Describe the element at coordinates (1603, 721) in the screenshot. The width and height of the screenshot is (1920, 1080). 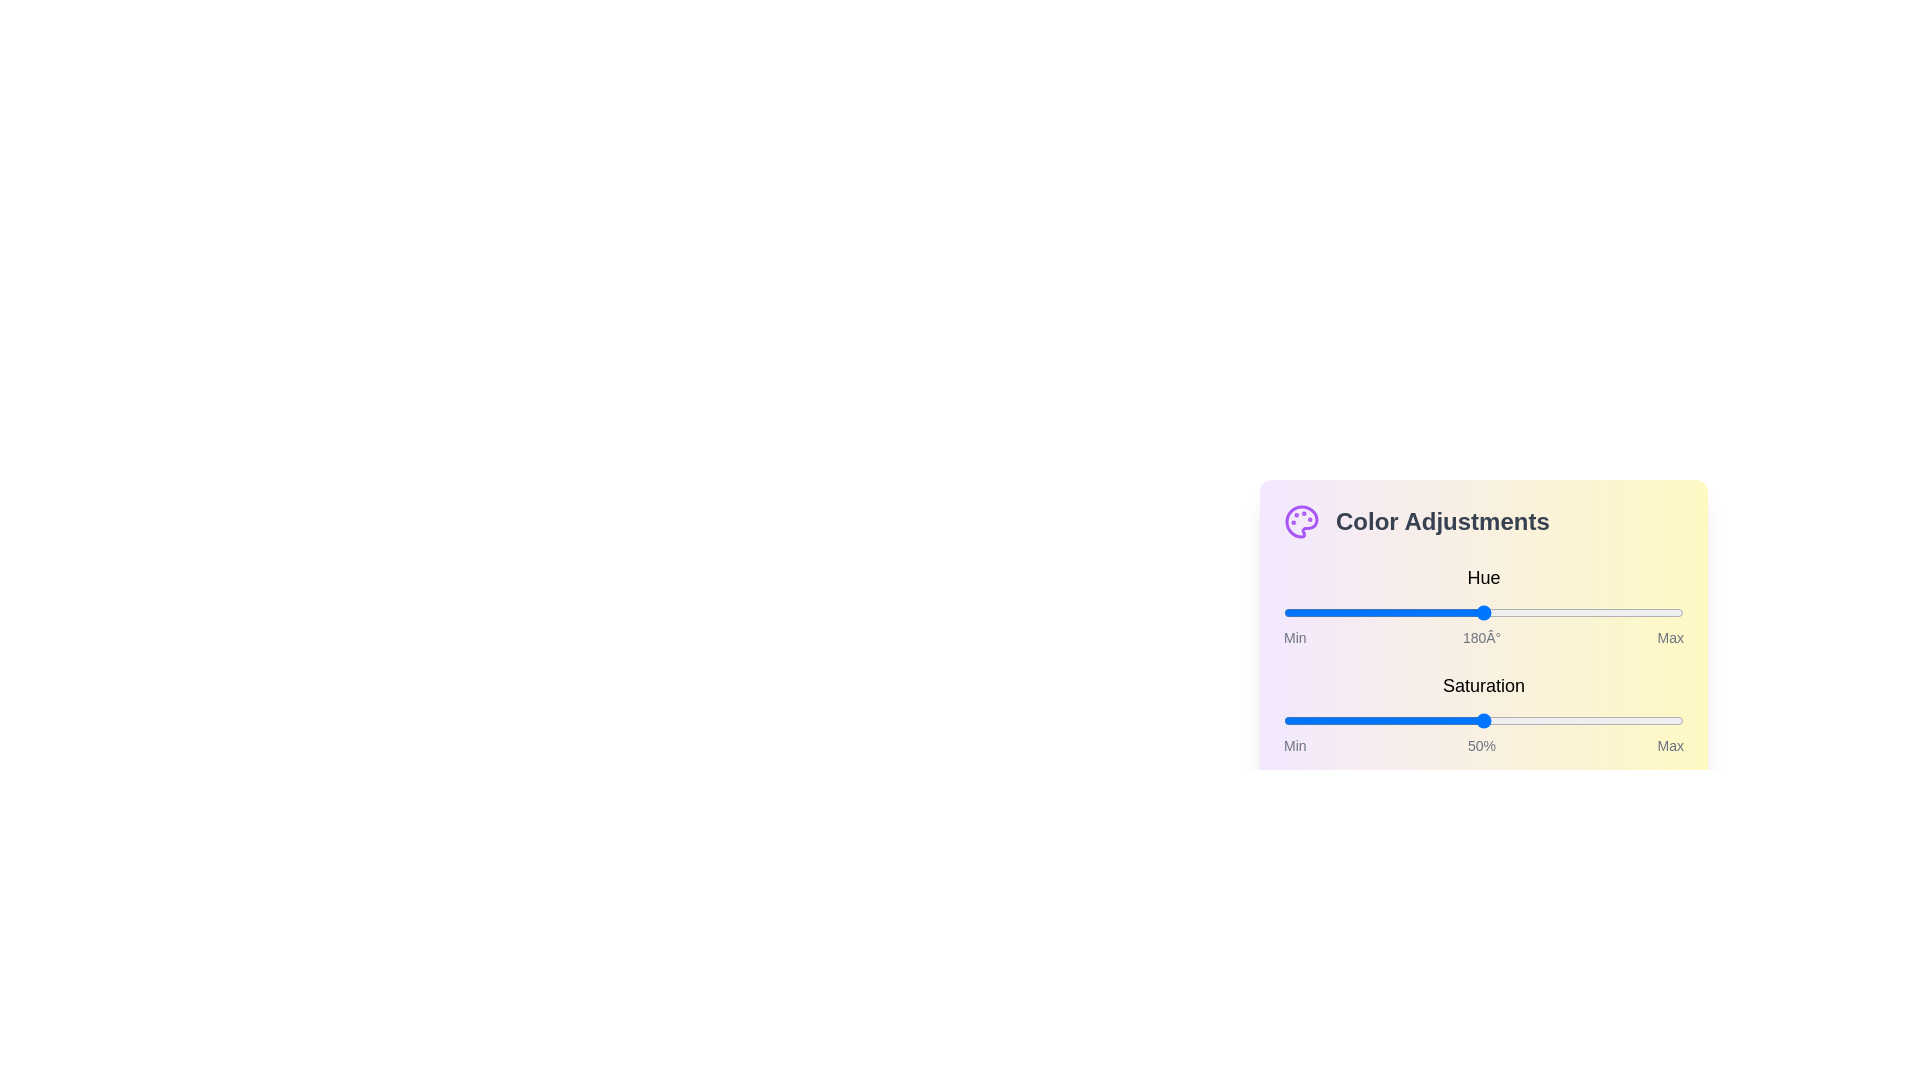
I see `the saturation slider to 80` at that location.